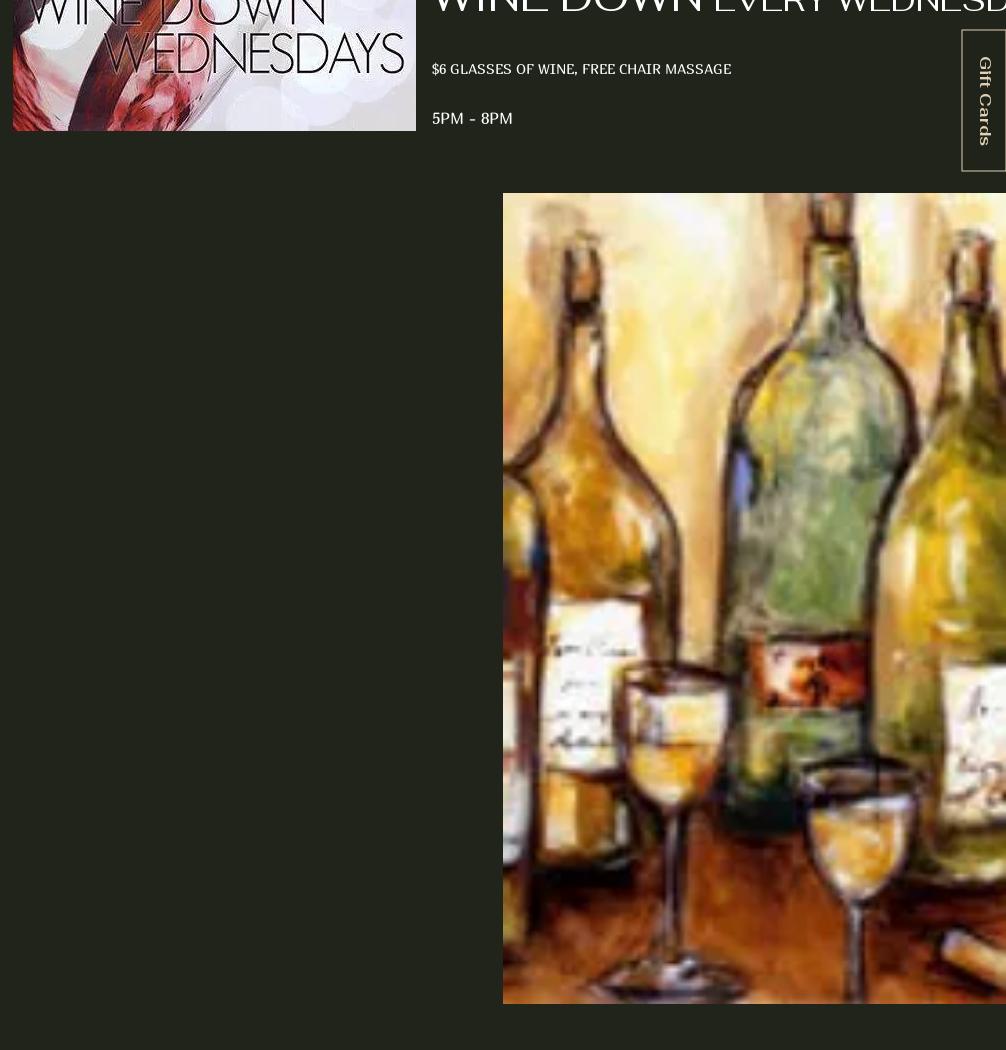  Describe the element at coordinates (142, 757) in the screenshot. I see `'Wine Club Details'` at that location.